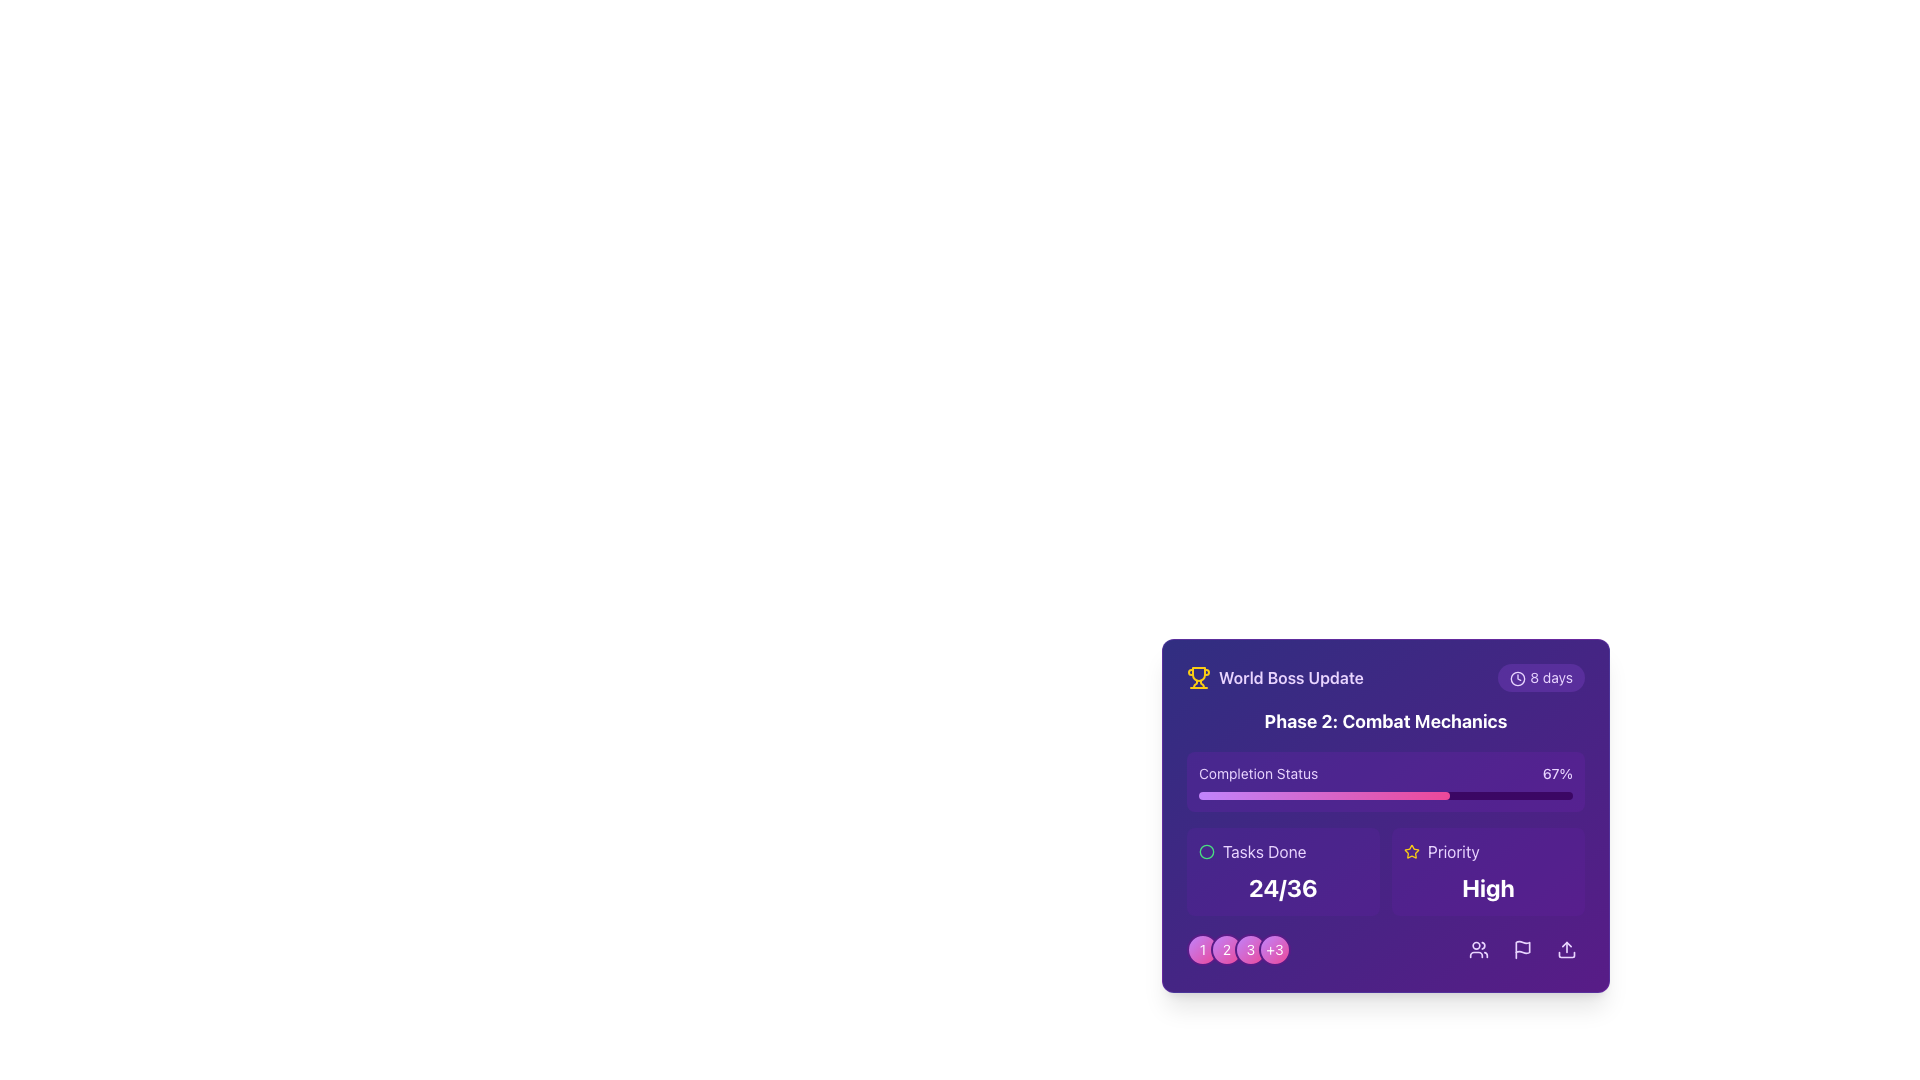 The image size is (1920, 1080). Describe the element at coordinates (1385, 781) in the screenshot. I see `the Progress Bar Component with Percentage Display located below the 'Phase 2: Combat Mechanics' title, which shows 'Completion Status' and '67%' with a purple background and a partially filled progress bar` at that location.